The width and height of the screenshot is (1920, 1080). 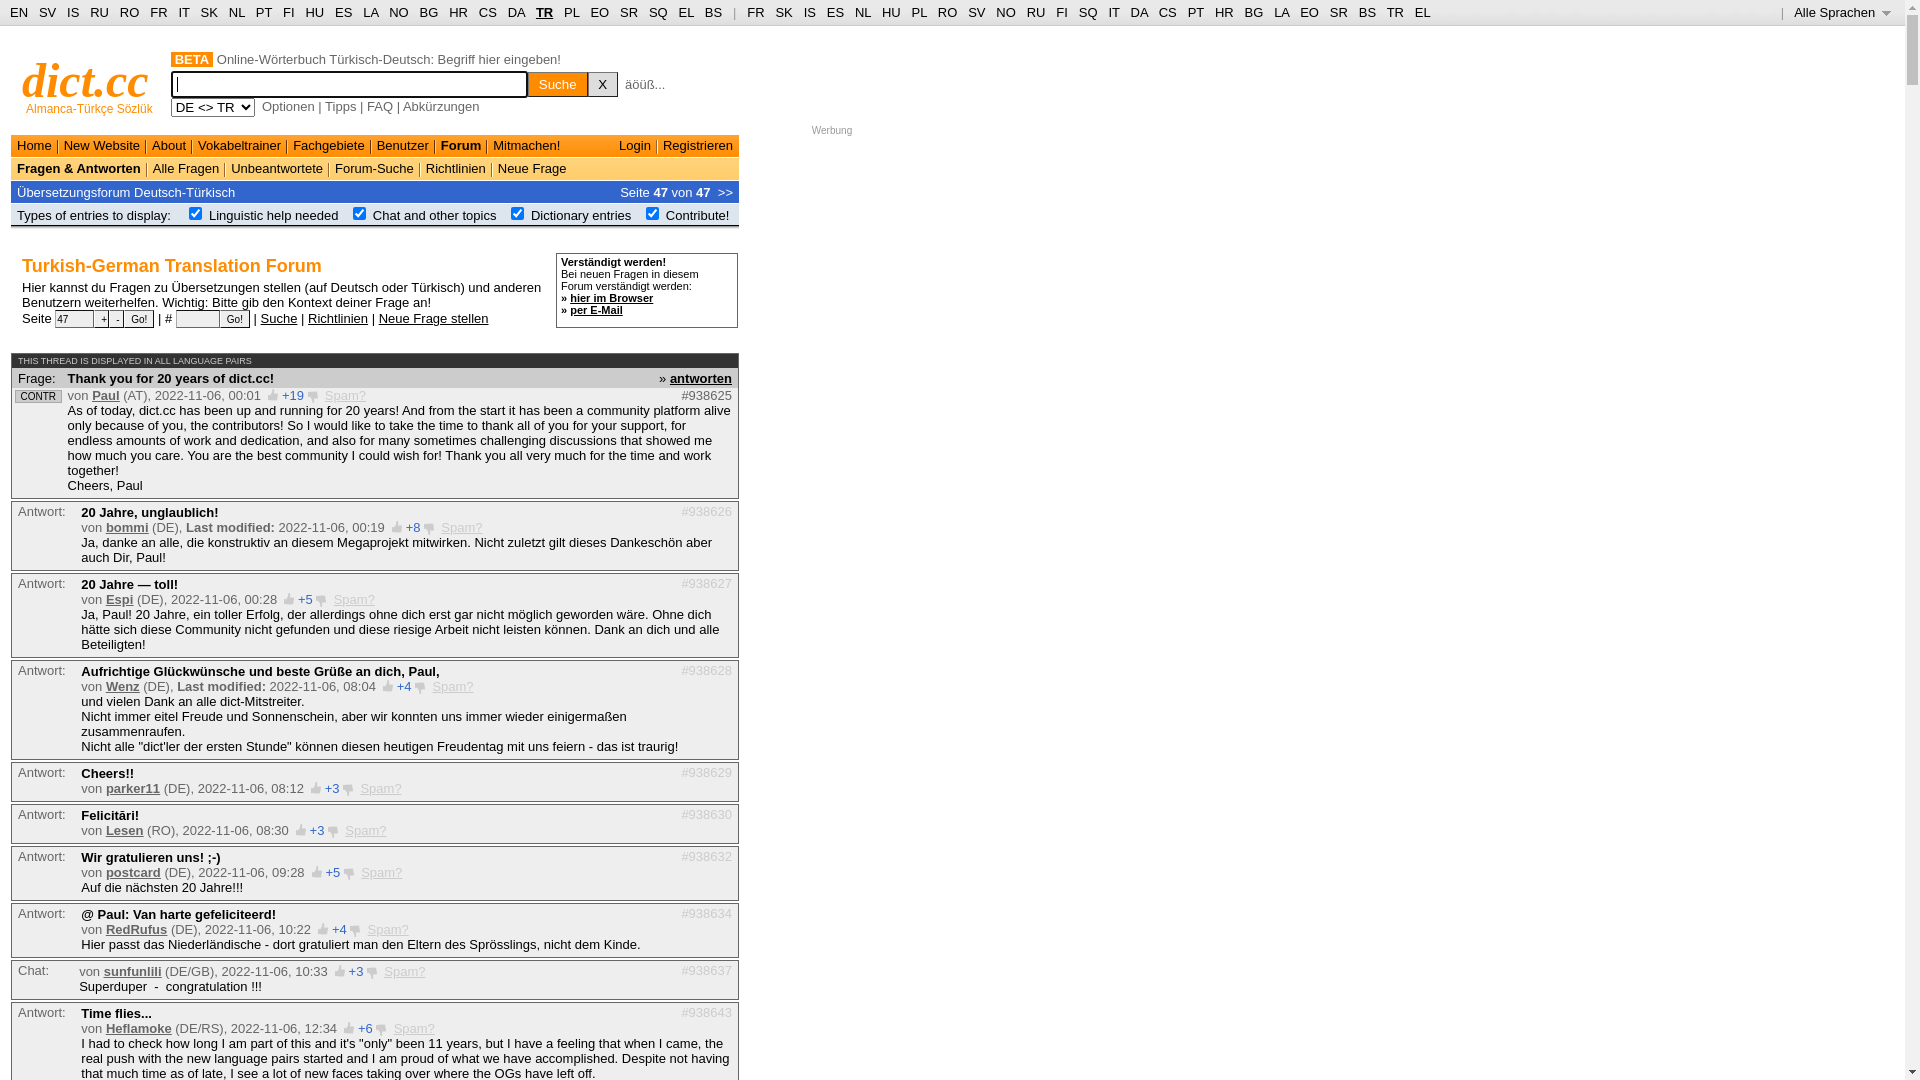 I want to click on 'NO', so click(x=398, y=12).